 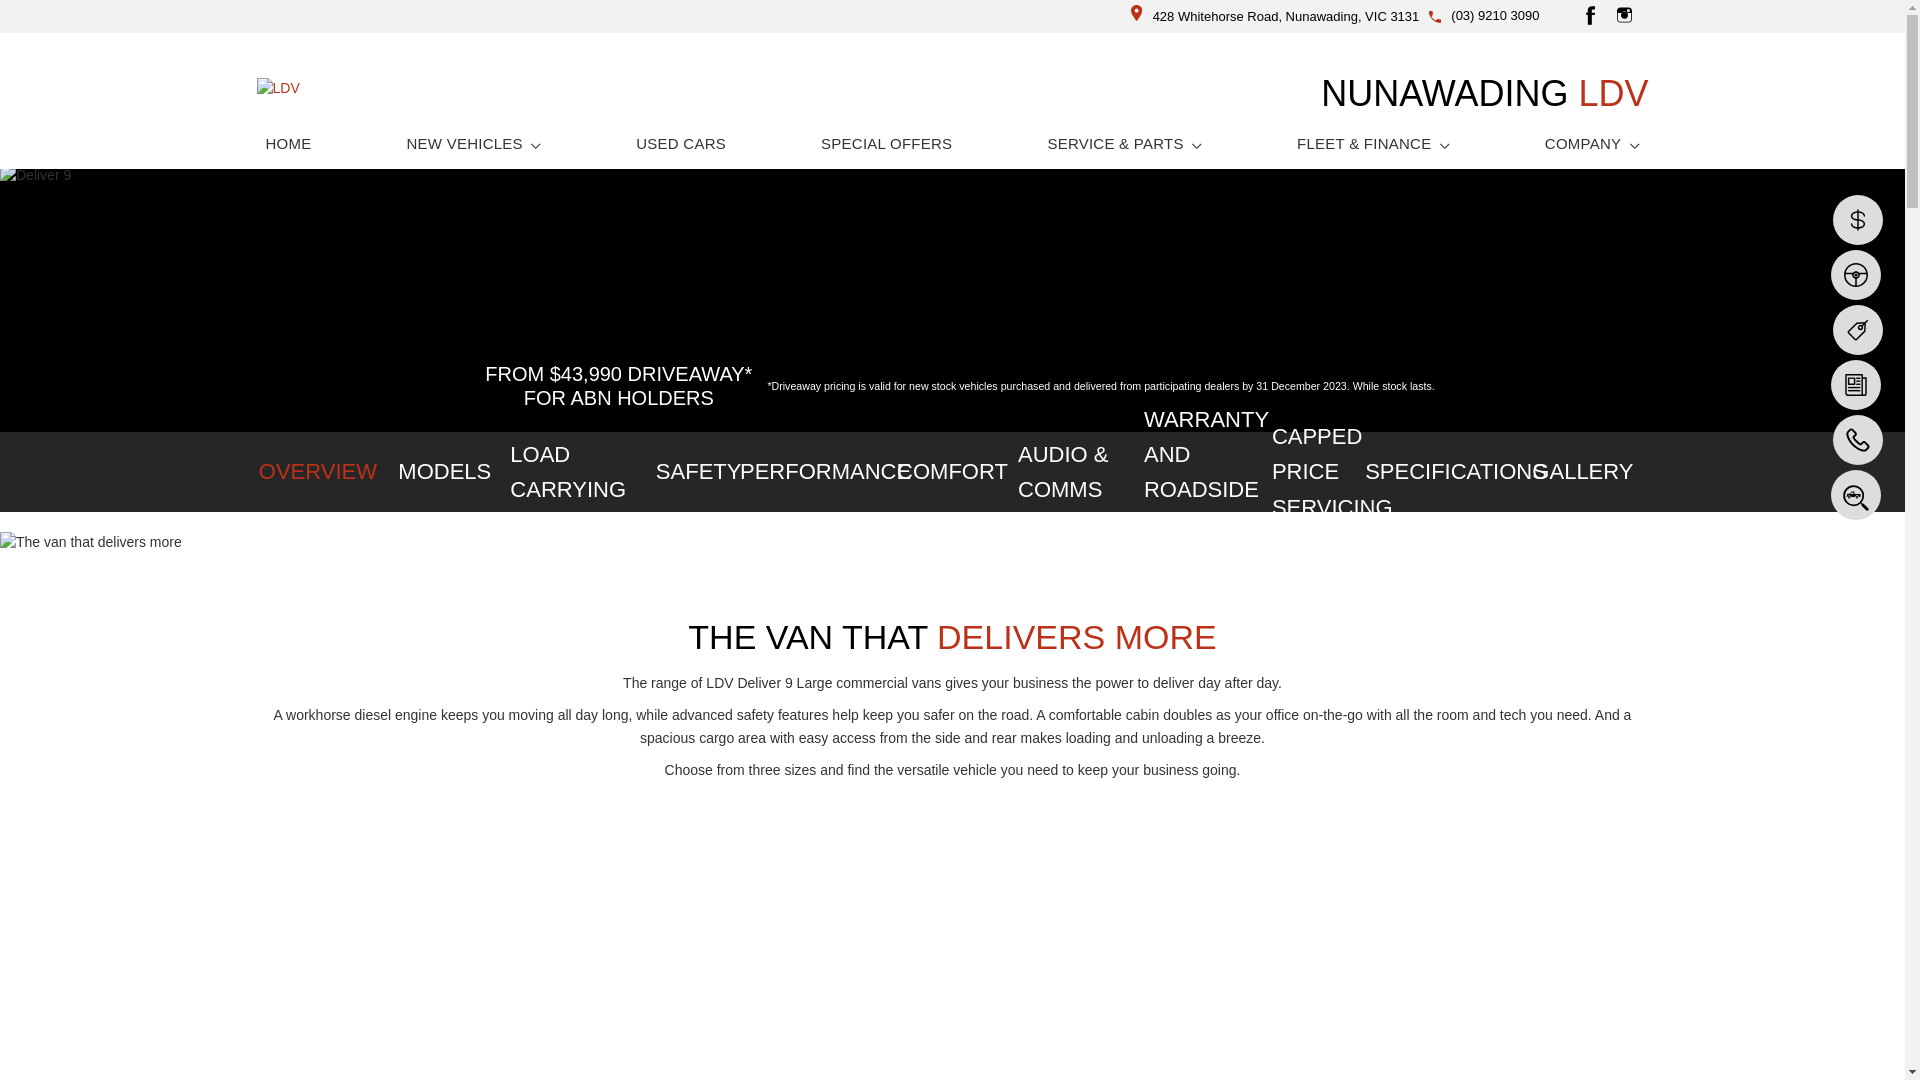 What do you see at coordinates (1494, 15) in the screenshot?
I see `'(03) 9210 3090'` at bounding box center [1494, 15].